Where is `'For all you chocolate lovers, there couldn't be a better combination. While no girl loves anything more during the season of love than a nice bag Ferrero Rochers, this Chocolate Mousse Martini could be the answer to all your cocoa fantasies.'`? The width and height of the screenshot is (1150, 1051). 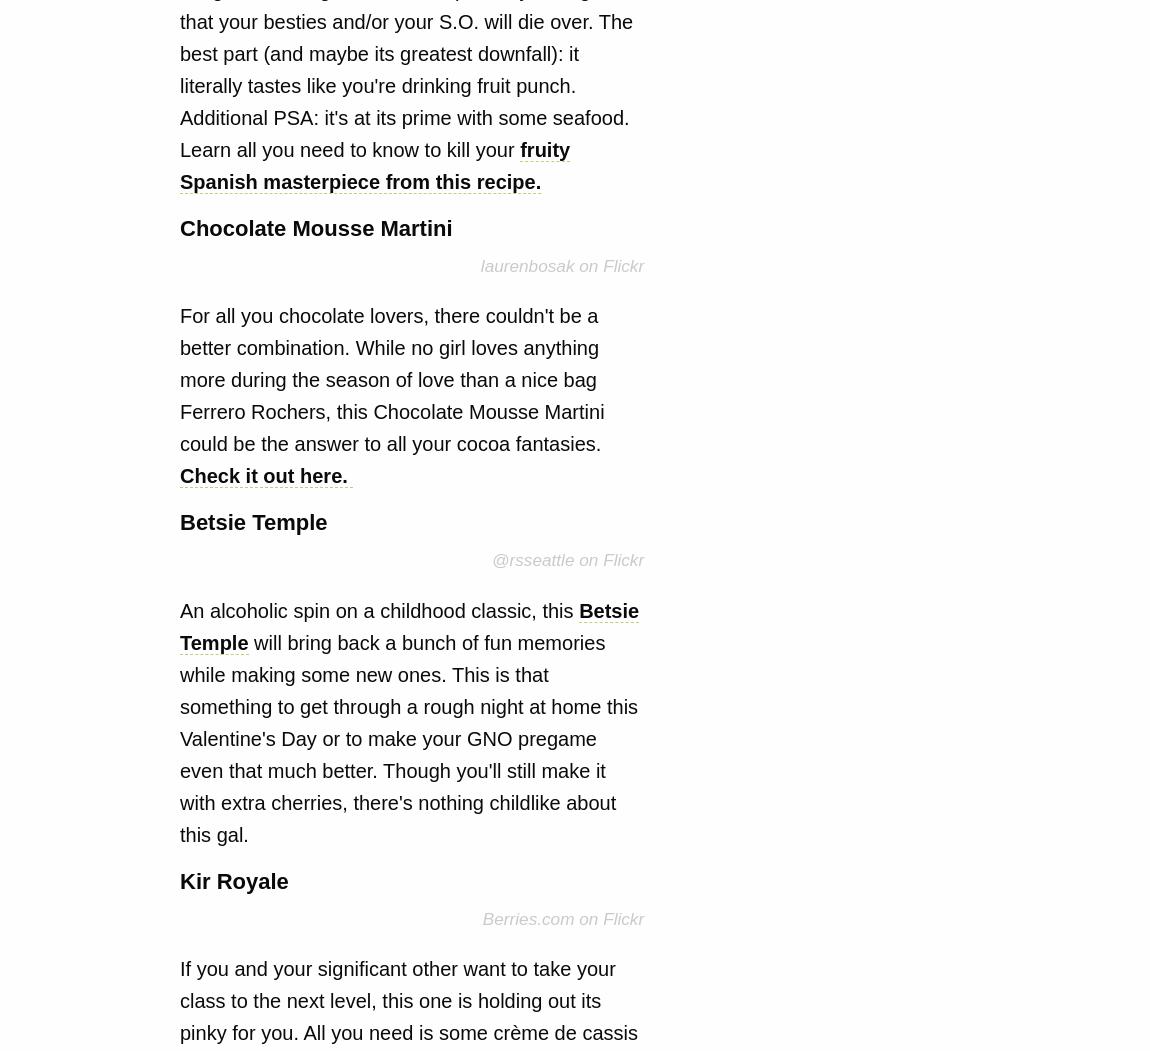
'For all you chocolate lovers, there couldn't be a better combination. While no girl loves anything more during the season of love than a nice bag Ferrero Rochers, this Chocolate Mousse Martini could be the answer to all your cocoa fantasies.' is located at coordinates (392, 379).